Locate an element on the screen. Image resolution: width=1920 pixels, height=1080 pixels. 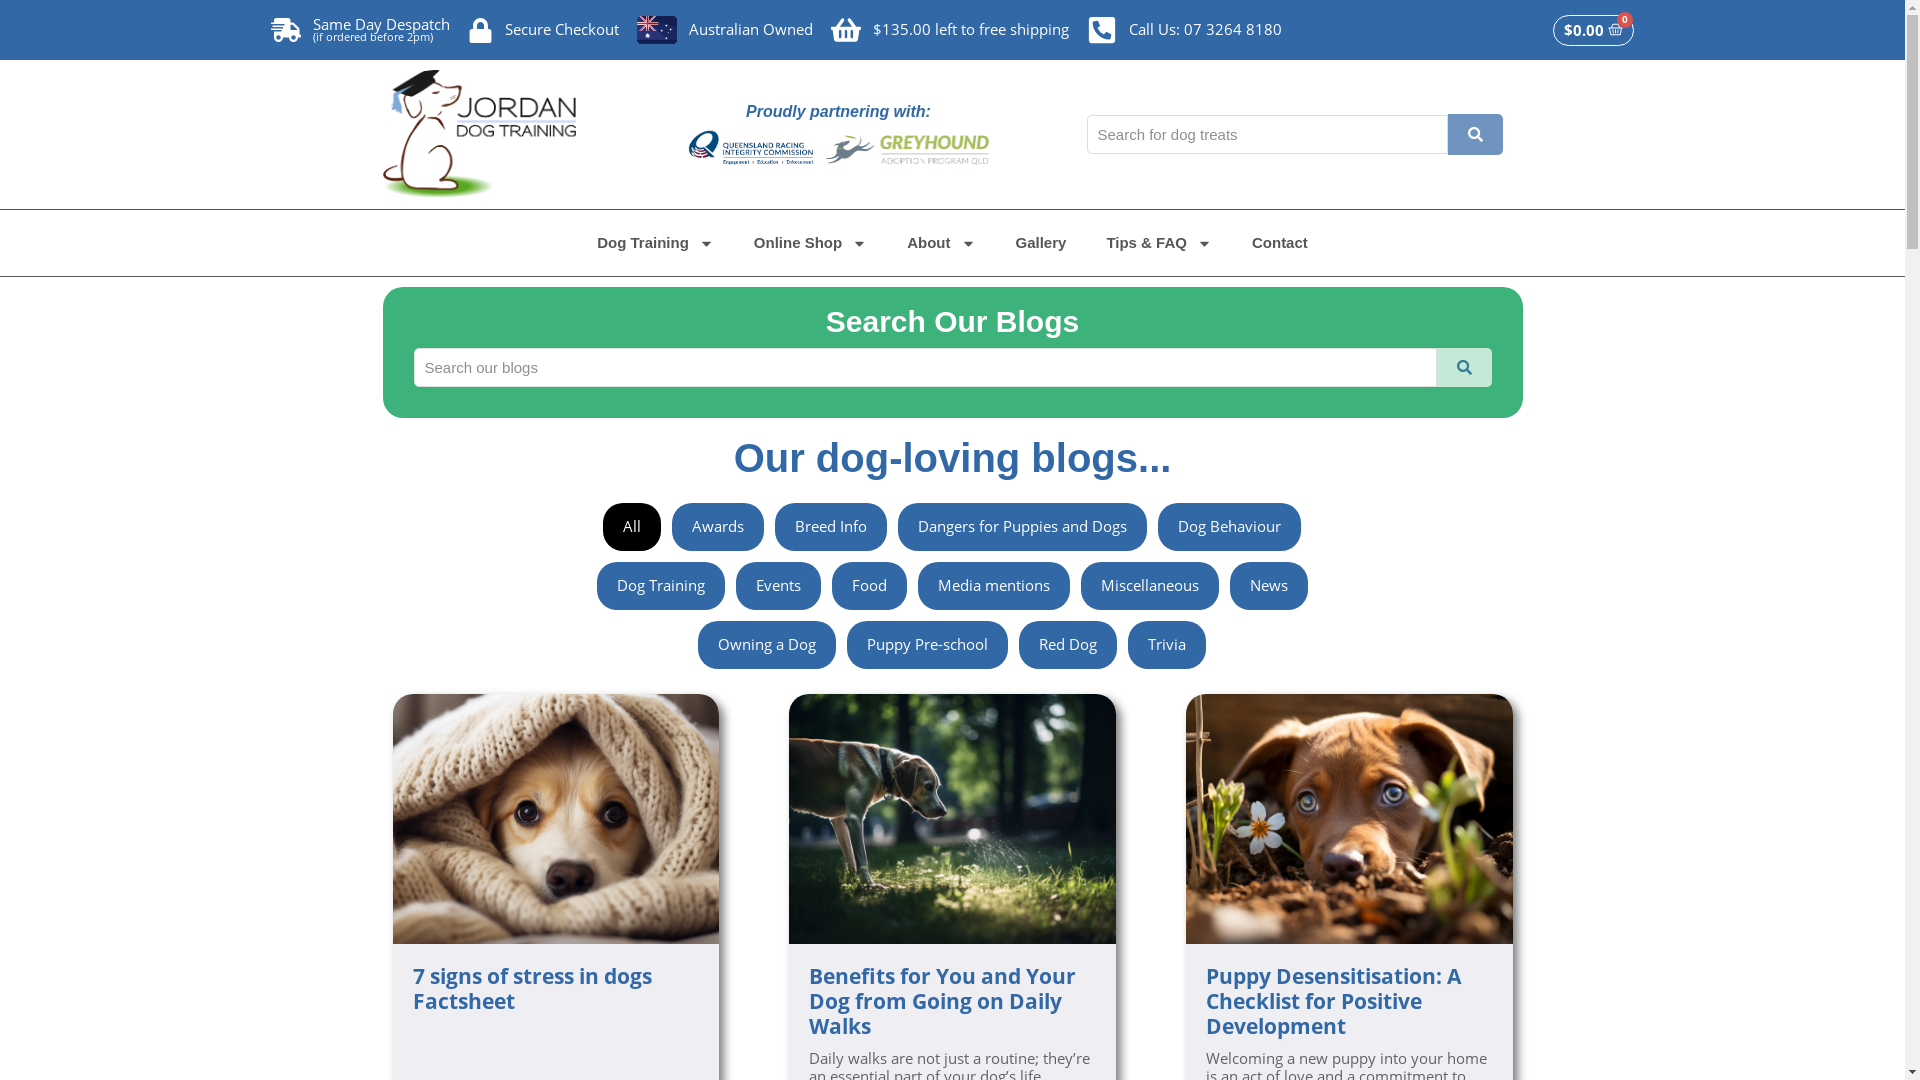
'Dog Behaviour' is located at coordinates (1157, 526).